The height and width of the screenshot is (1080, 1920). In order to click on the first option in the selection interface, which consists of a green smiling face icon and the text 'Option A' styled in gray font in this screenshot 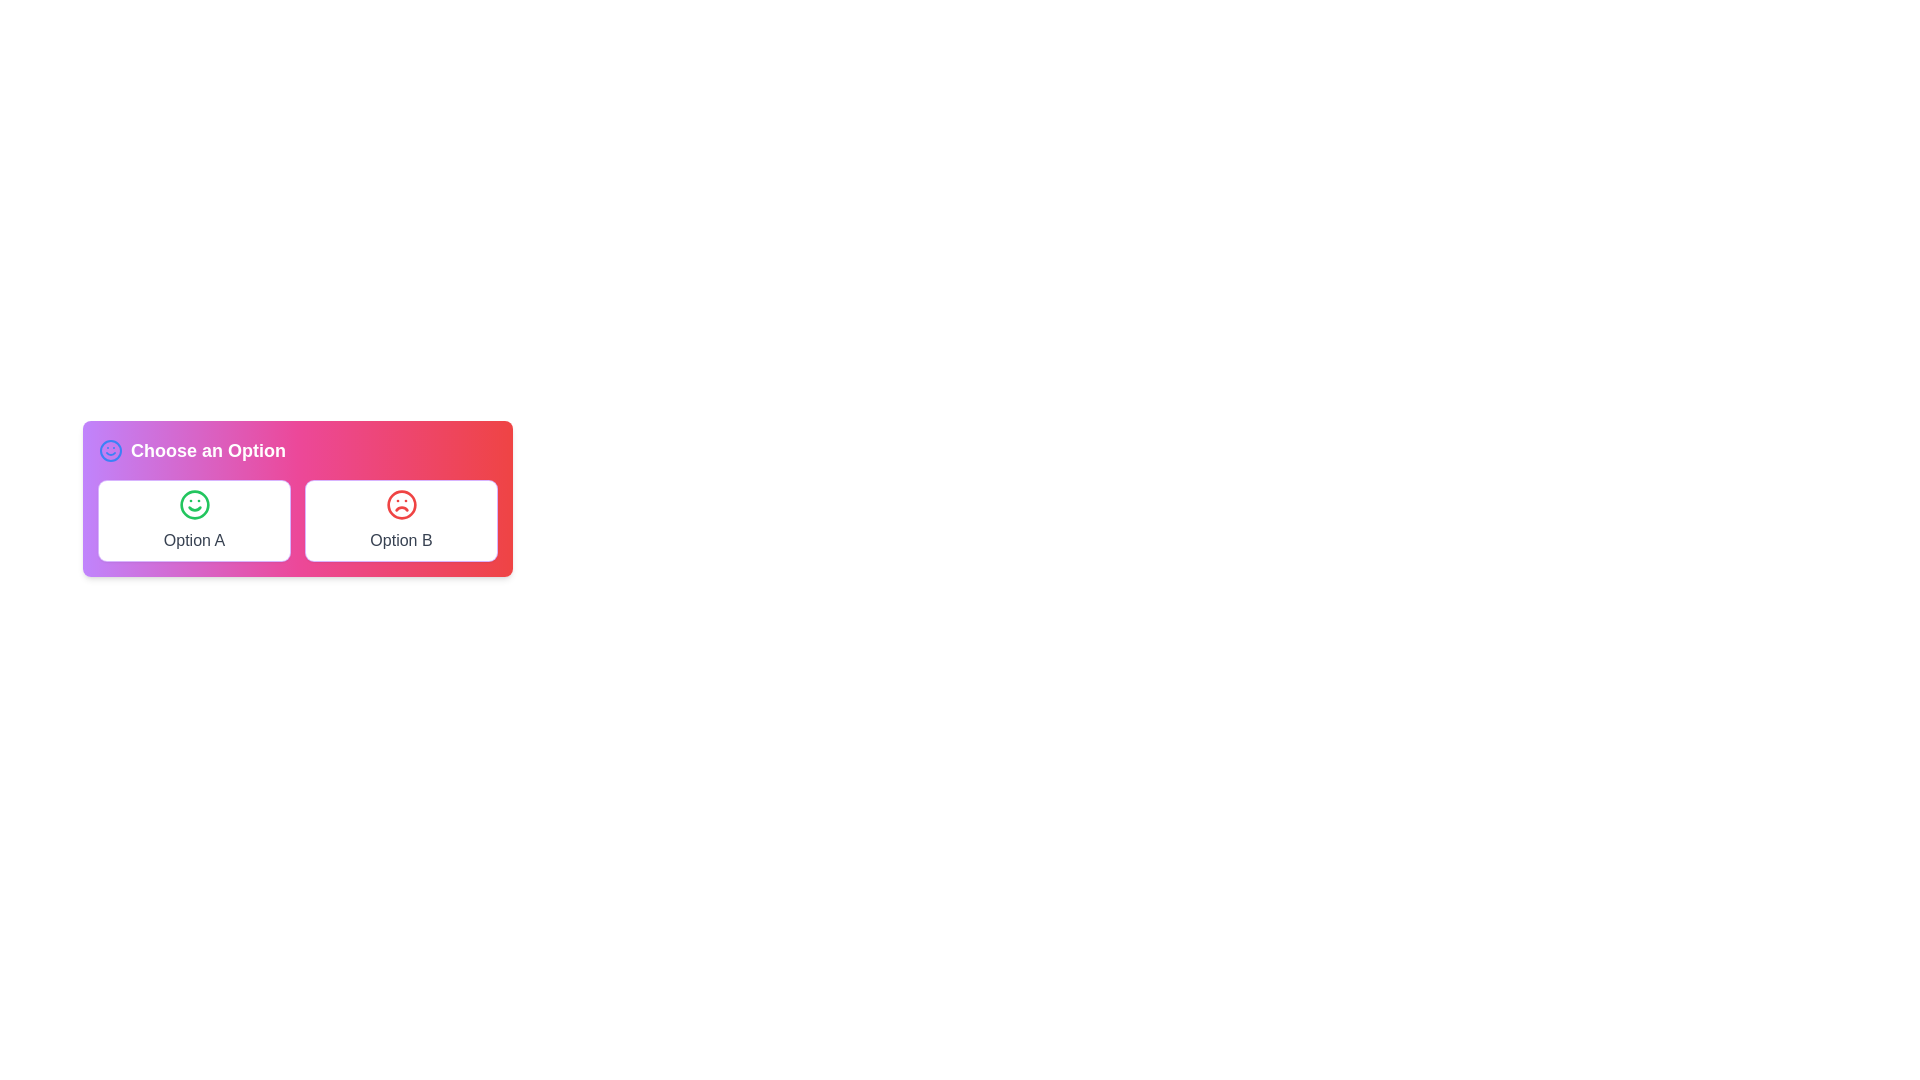, I will do `click(194, 519)`.